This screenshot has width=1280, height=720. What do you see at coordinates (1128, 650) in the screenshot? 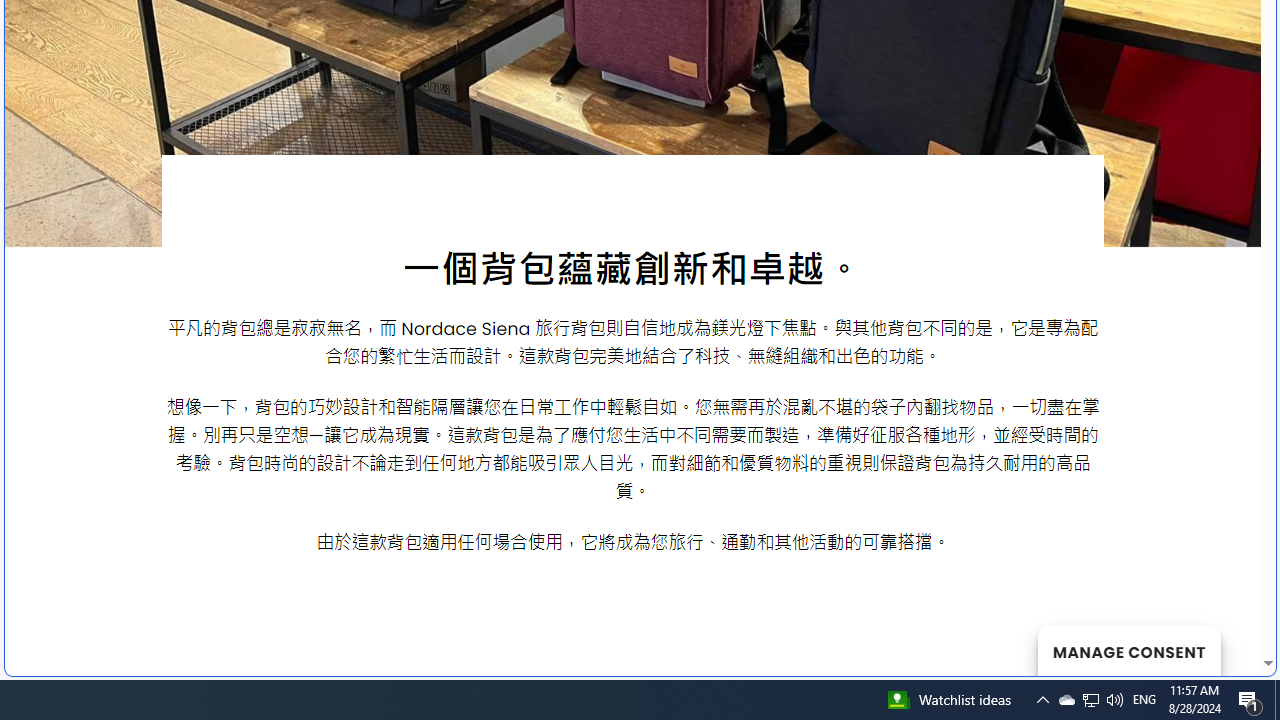
I see `'MANAGE CONSENT'` at bounding box center [1128, 650].